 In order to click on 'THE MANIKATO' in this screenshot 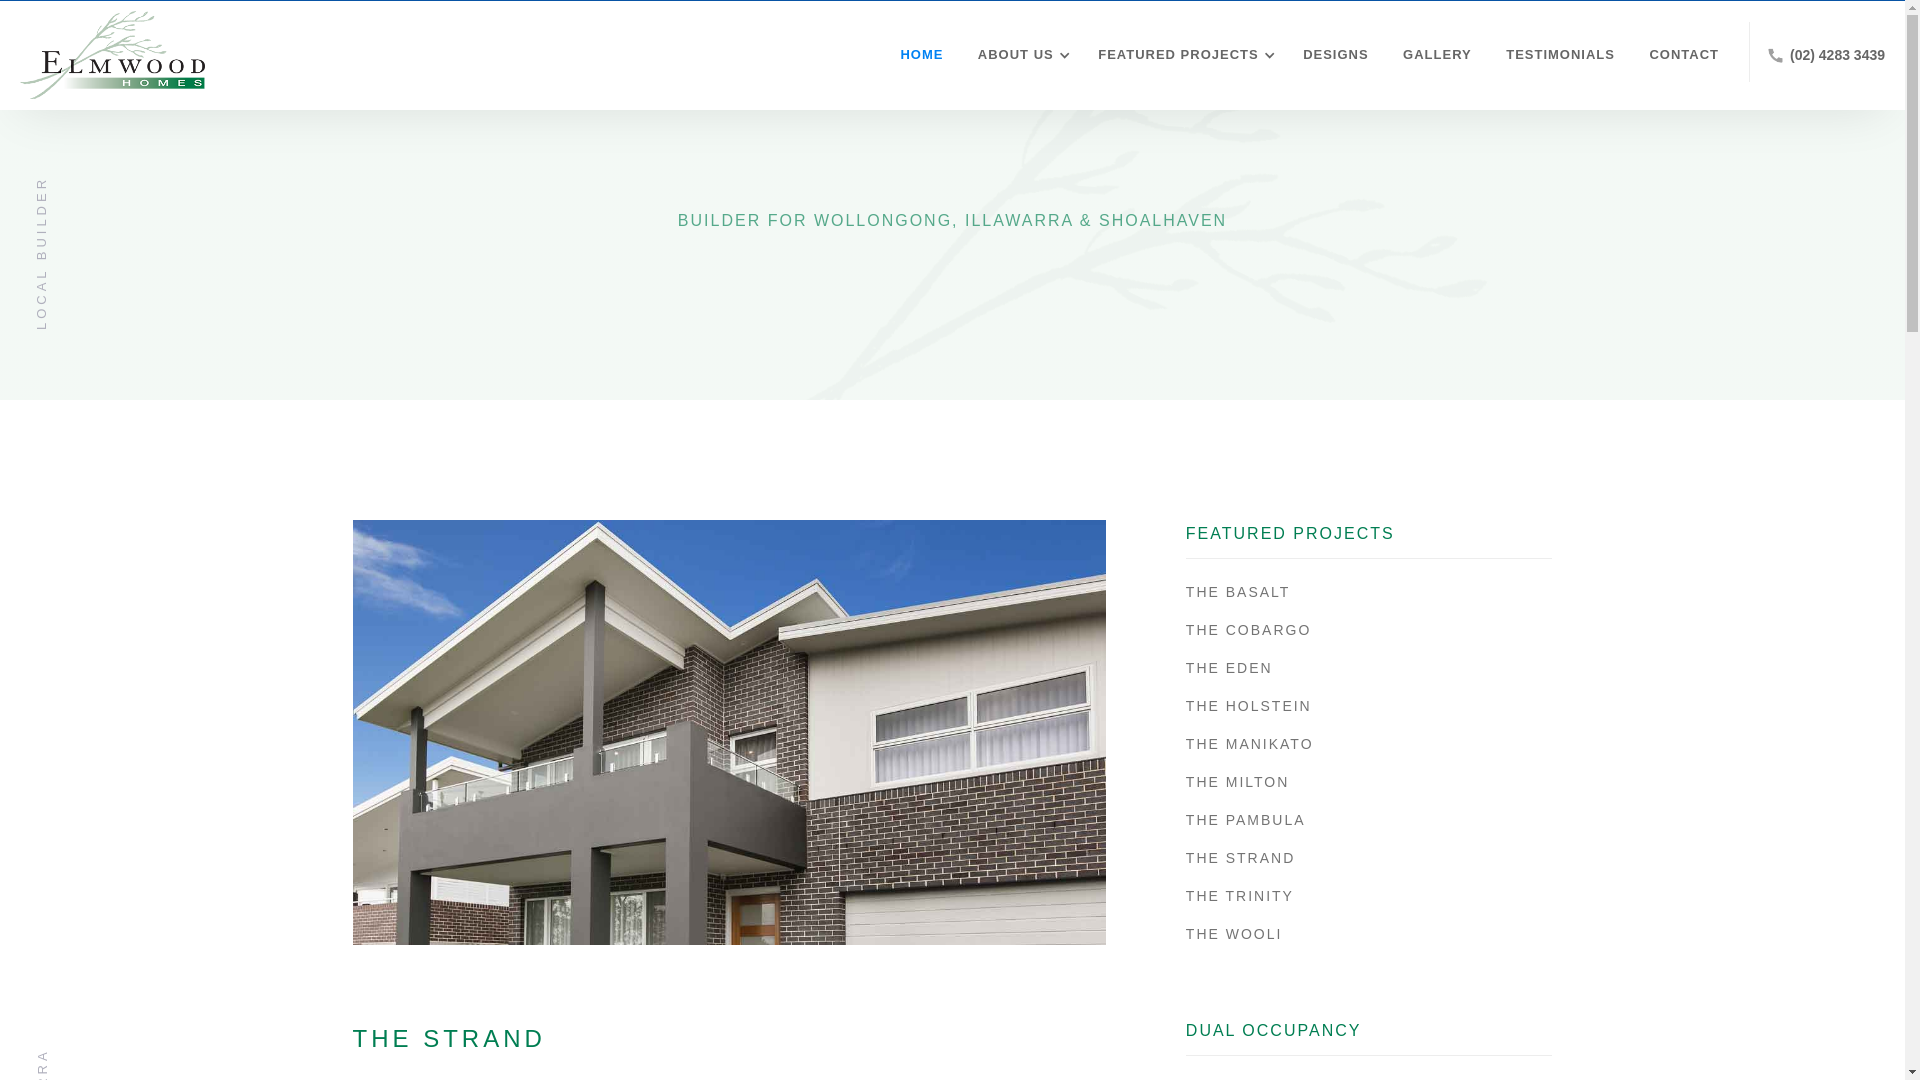, I will do `click(1185, 744)`.